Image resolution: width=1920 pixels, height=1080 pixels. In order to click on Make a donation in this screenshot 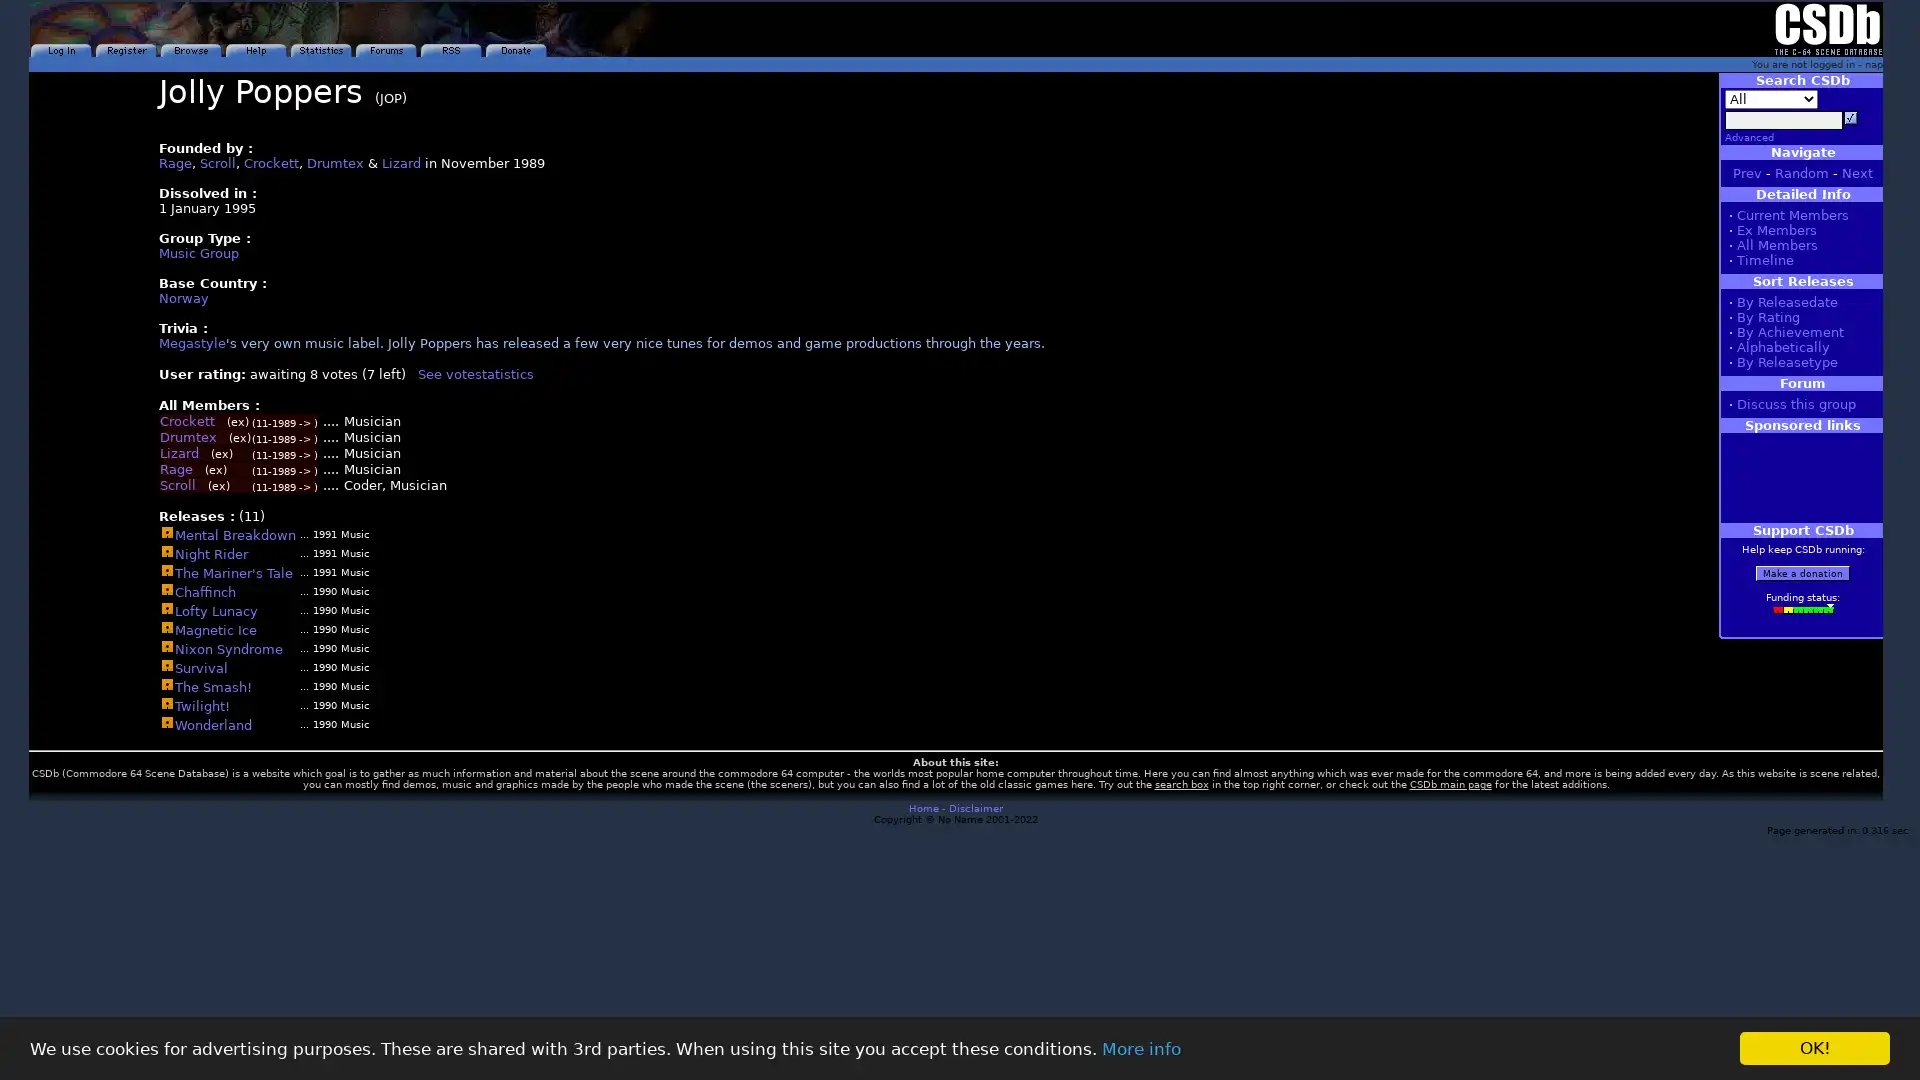, I will do `click(1803, 573)`.